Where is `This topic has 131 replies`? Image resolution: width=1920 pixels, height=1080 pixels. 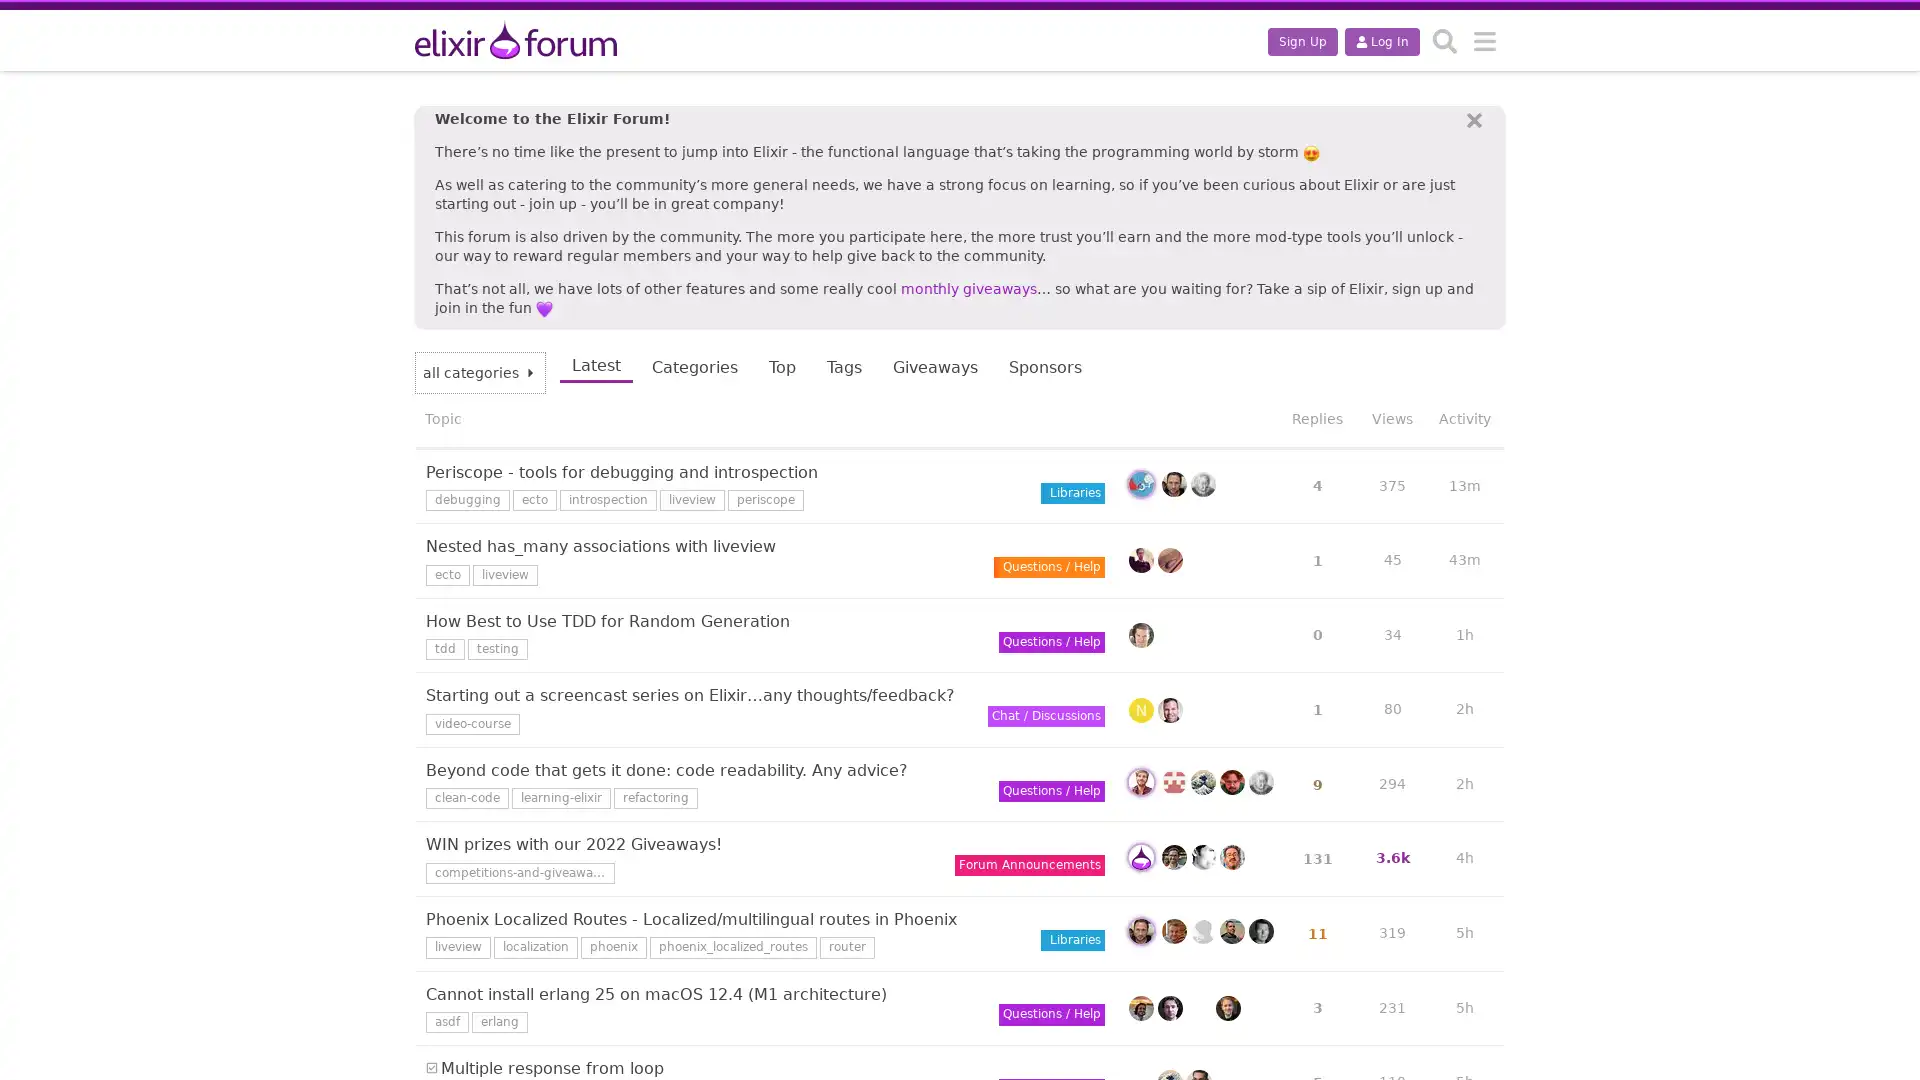
This topic has 131 replies is located at coordinates (497, 292).